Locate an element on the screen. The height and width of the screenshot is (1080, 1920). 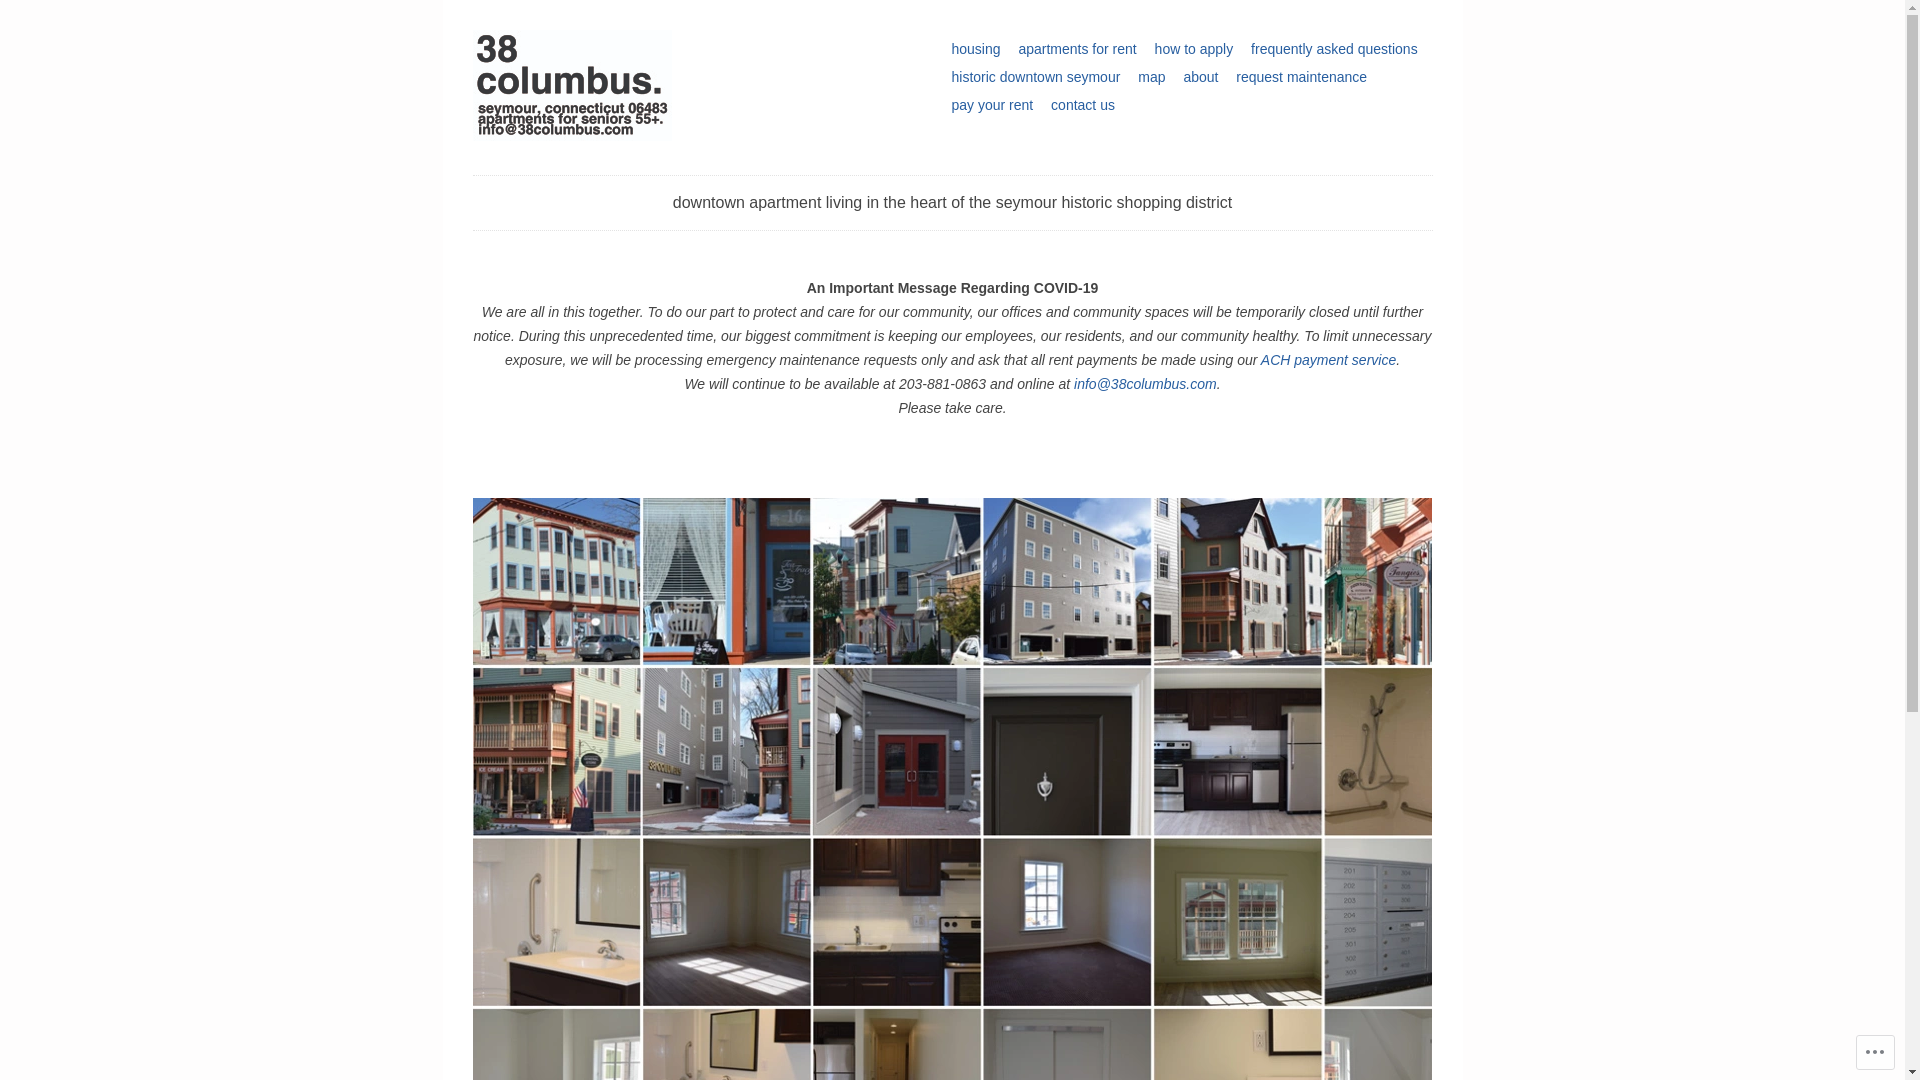
'historic downtown seymour' is located at coordinates (1035, 76).